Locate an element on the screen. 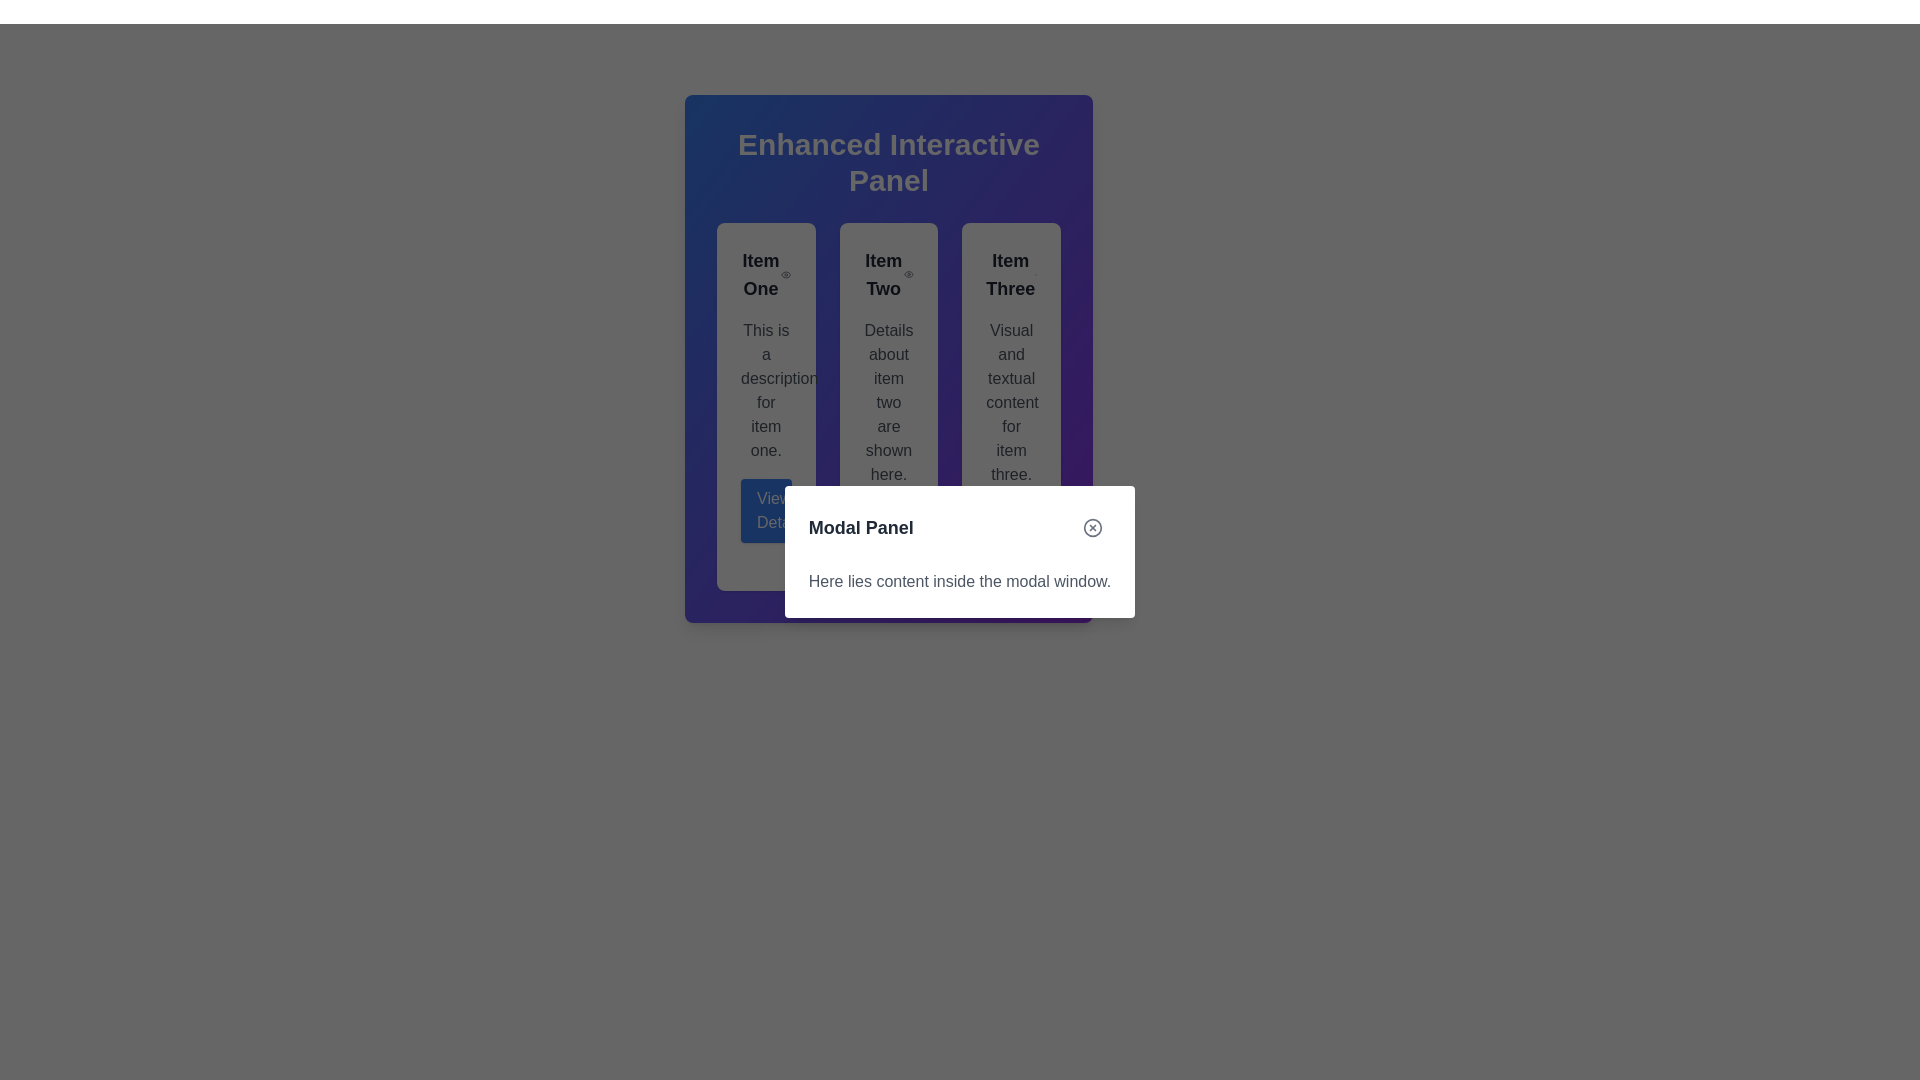  the static text label that serves as the title of the modal dialog, located near the upper left of the modal's header section is located at coordinates (861, 527).